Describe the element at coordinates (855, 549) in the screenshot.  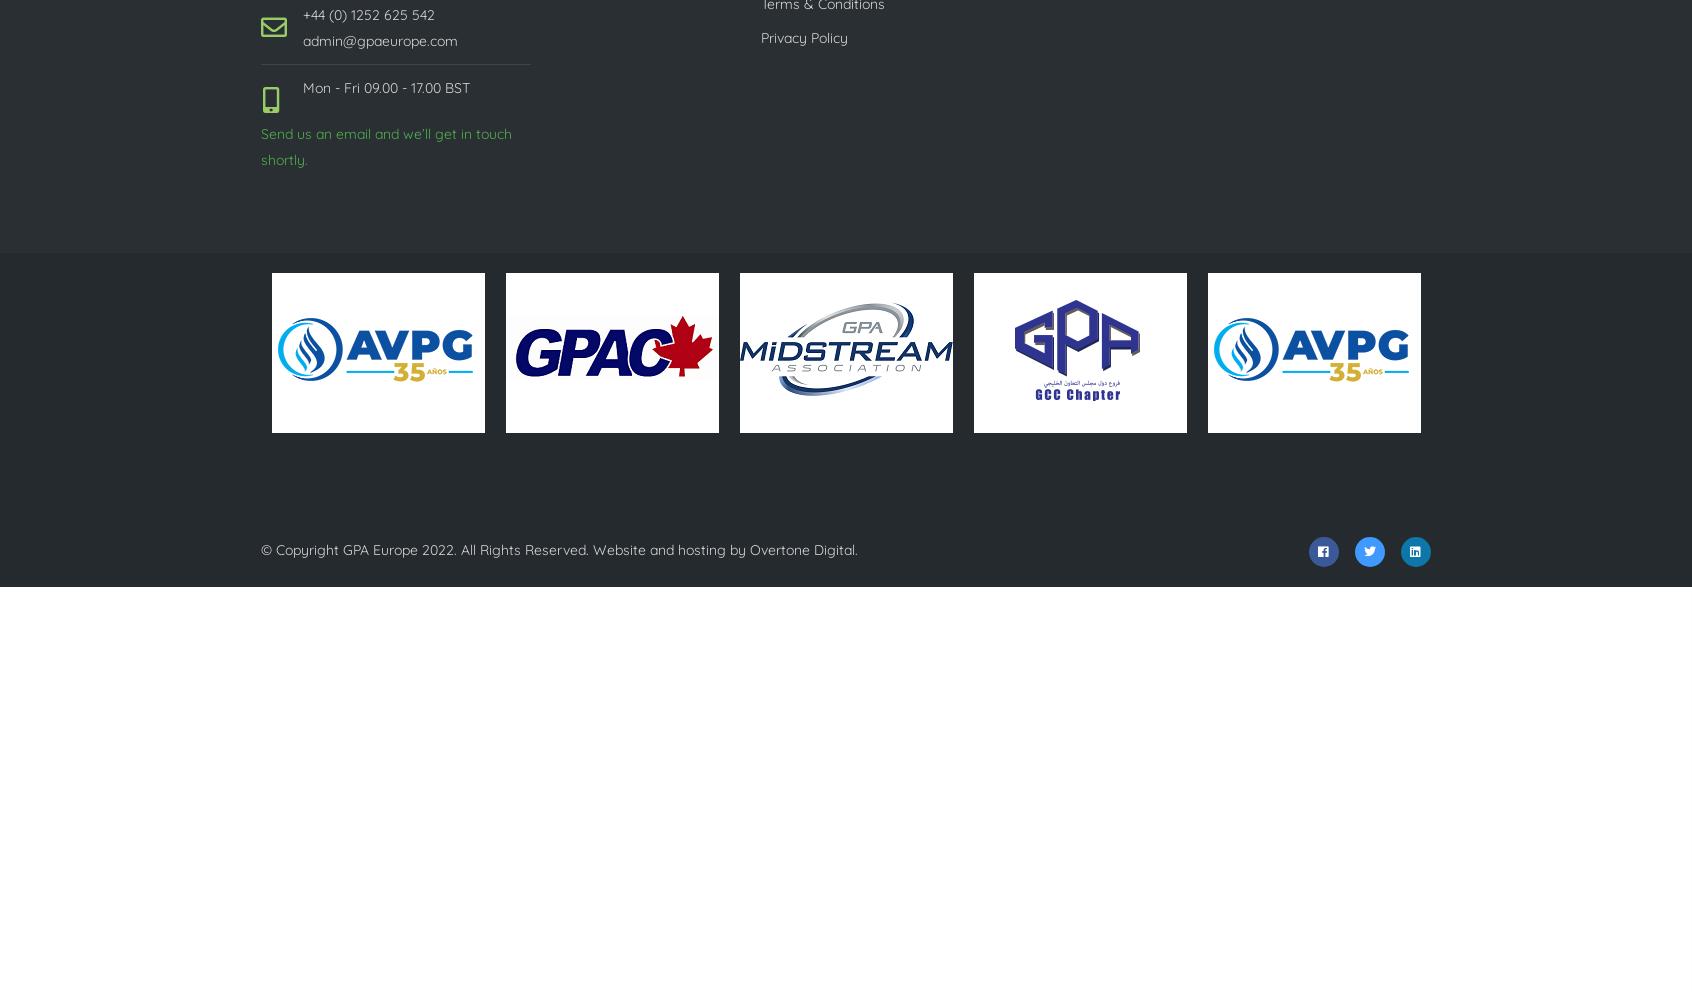
I see `'.'` at that location.